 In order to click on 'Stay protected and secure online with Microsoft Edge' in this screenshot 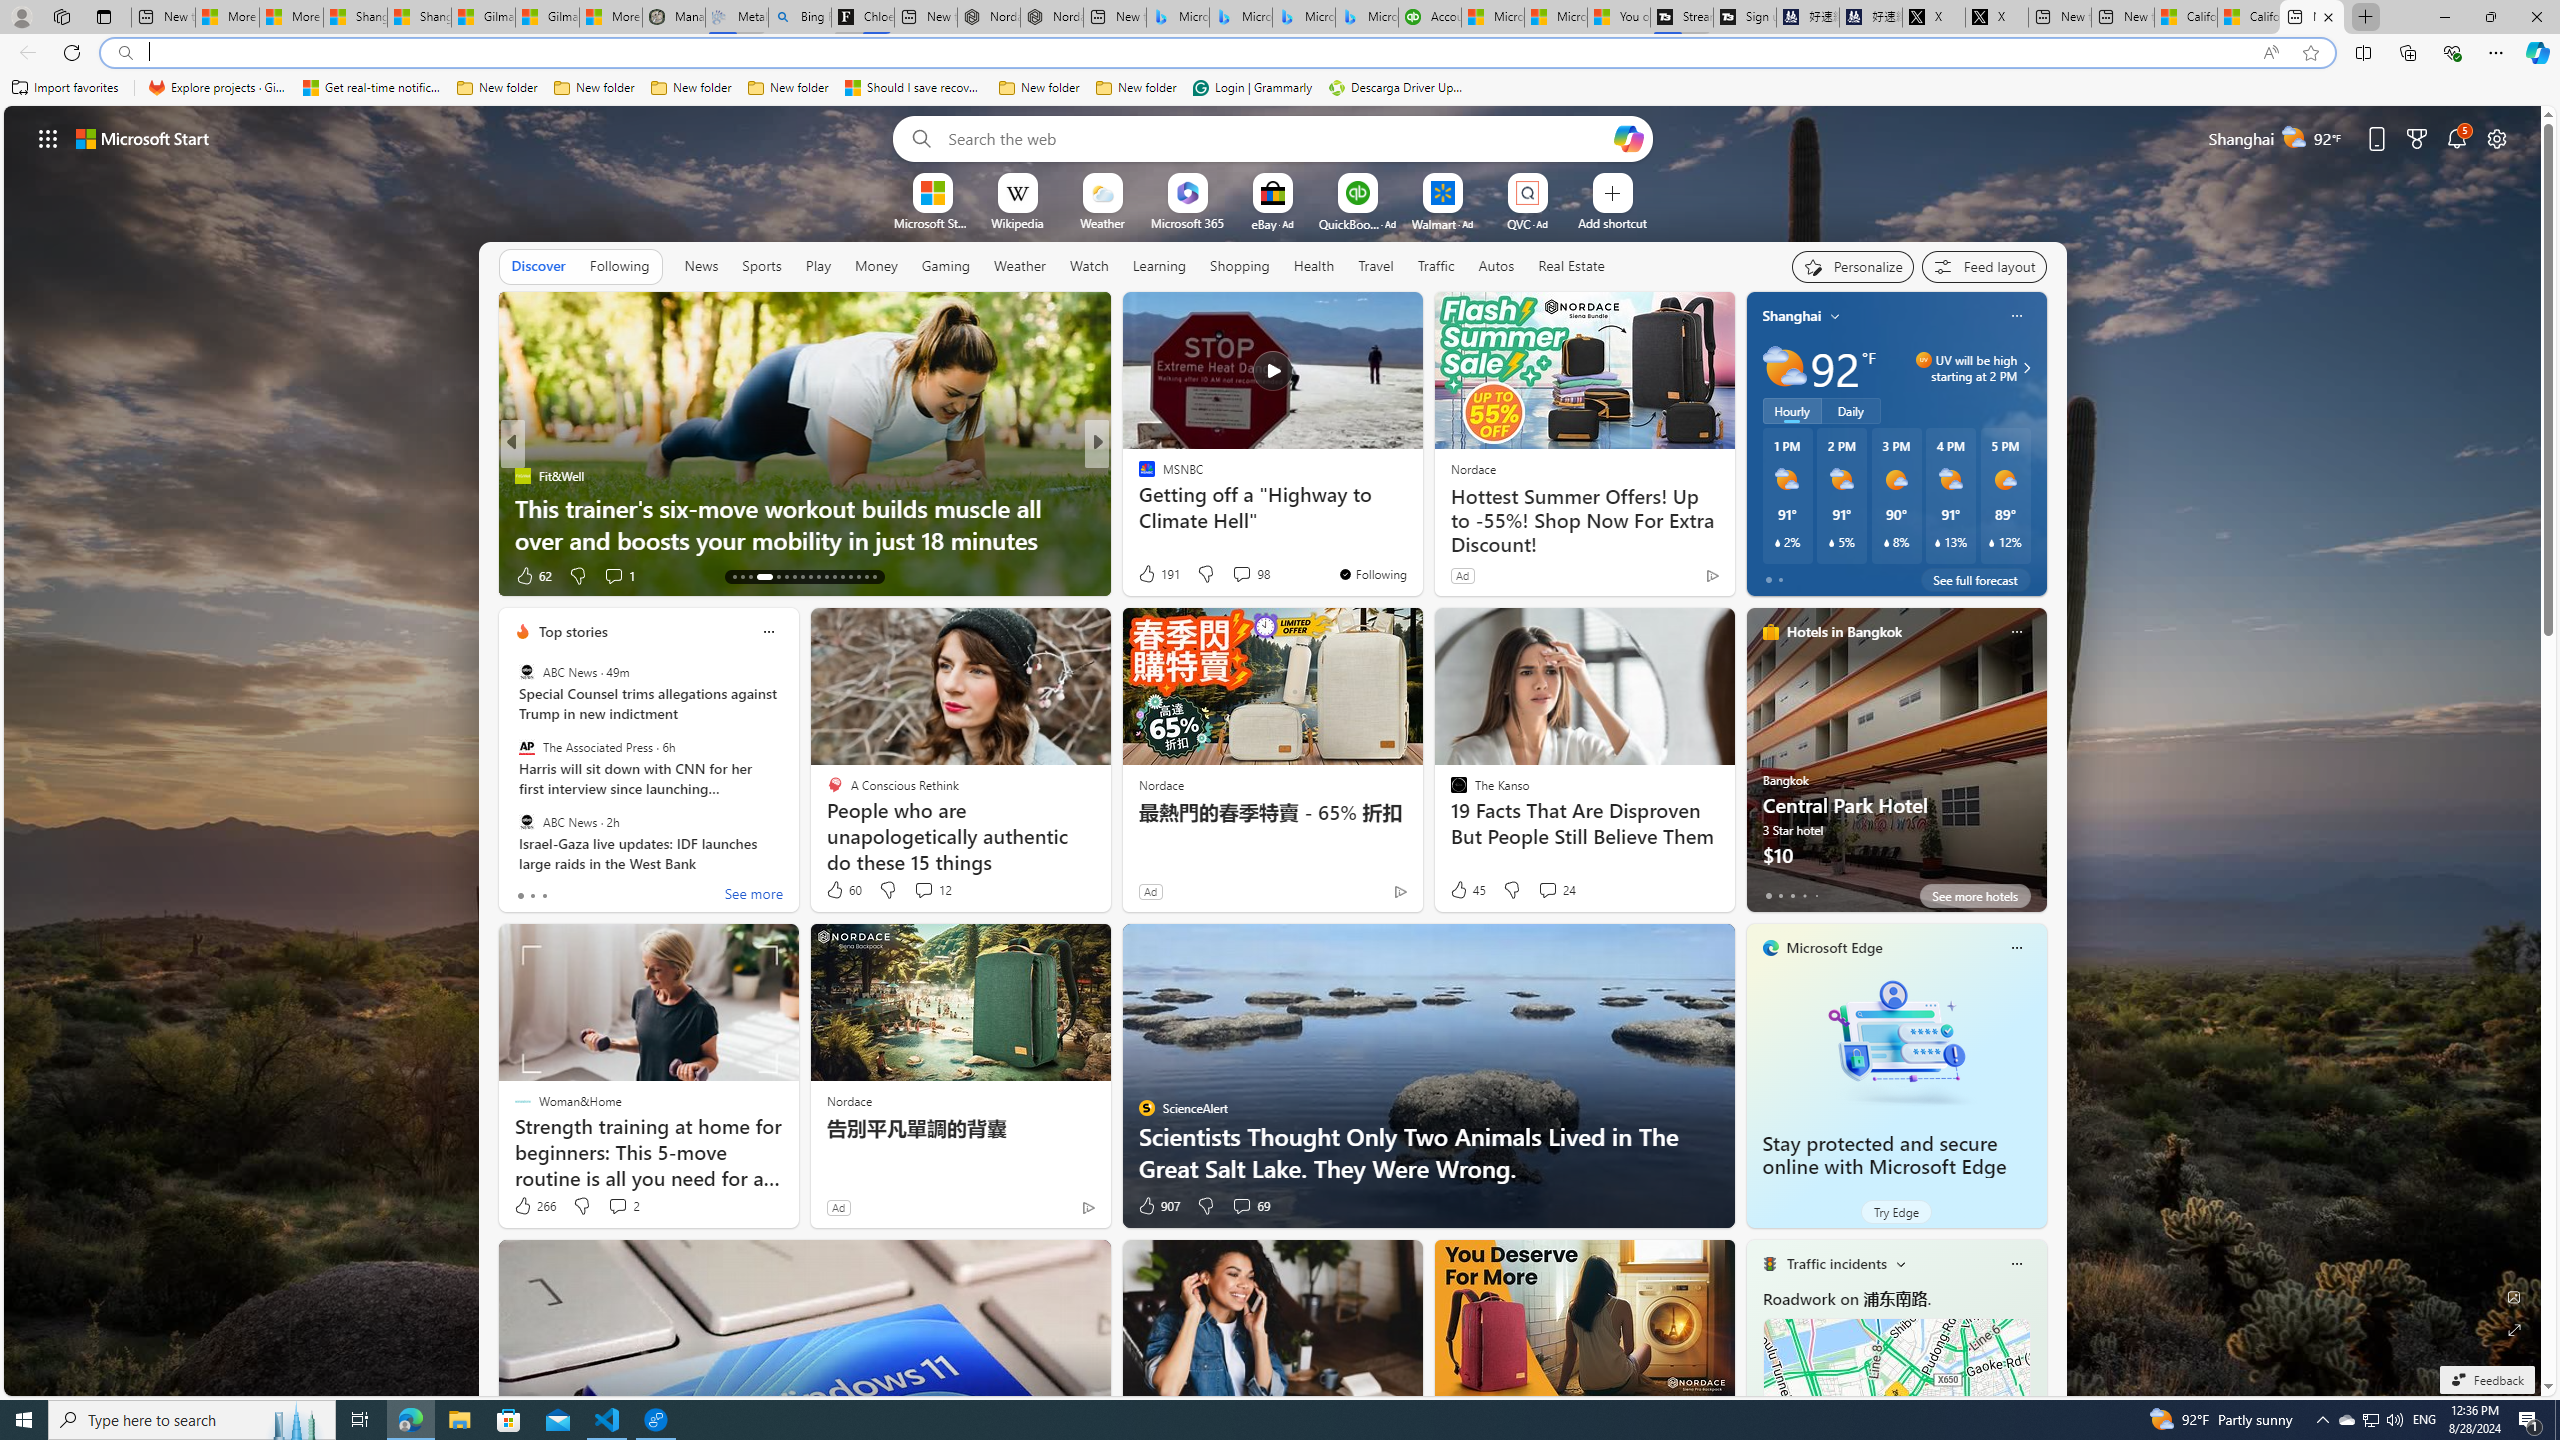, I will do `click(1895, 1041)`.